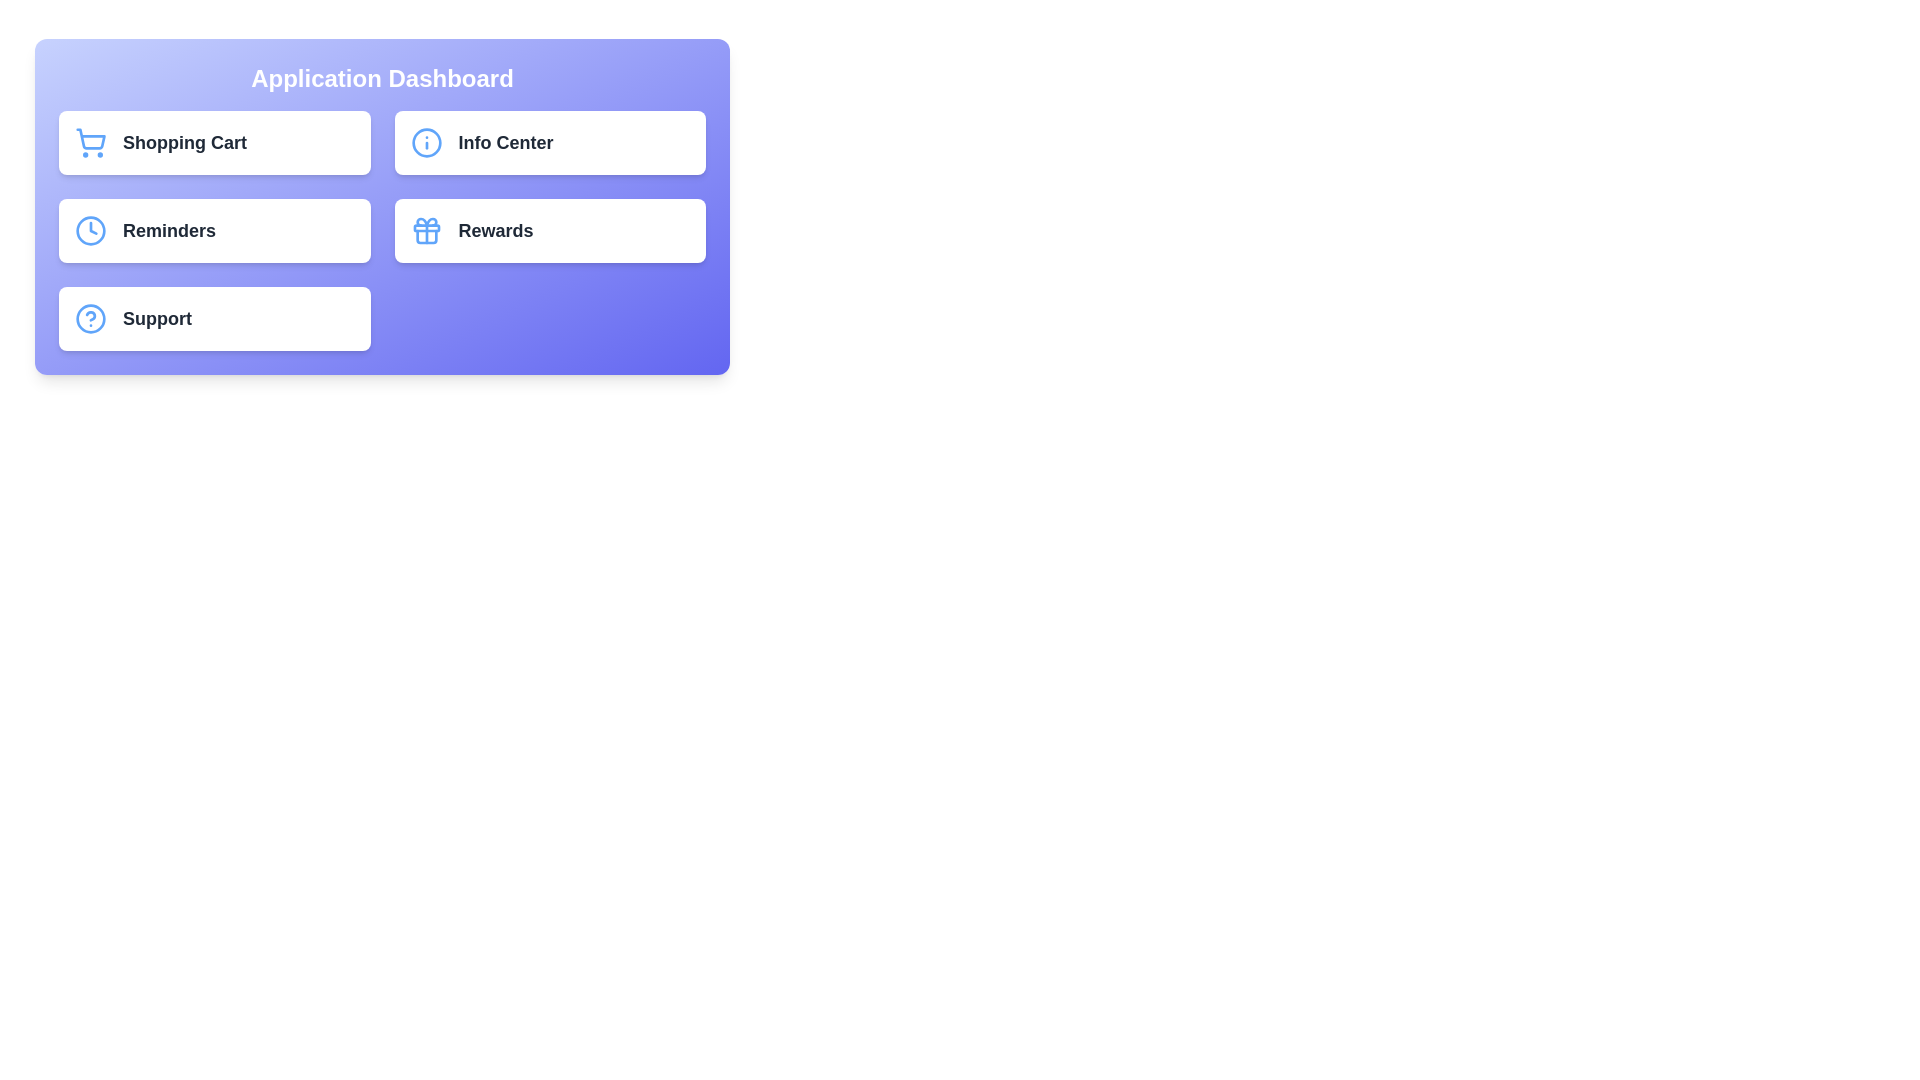  Describe the element at coordinates (90, 138) in the screenshot. I see `the main body of the shopping cart icon, which serves as a visual representation for accessing shopping-related features` at that location.